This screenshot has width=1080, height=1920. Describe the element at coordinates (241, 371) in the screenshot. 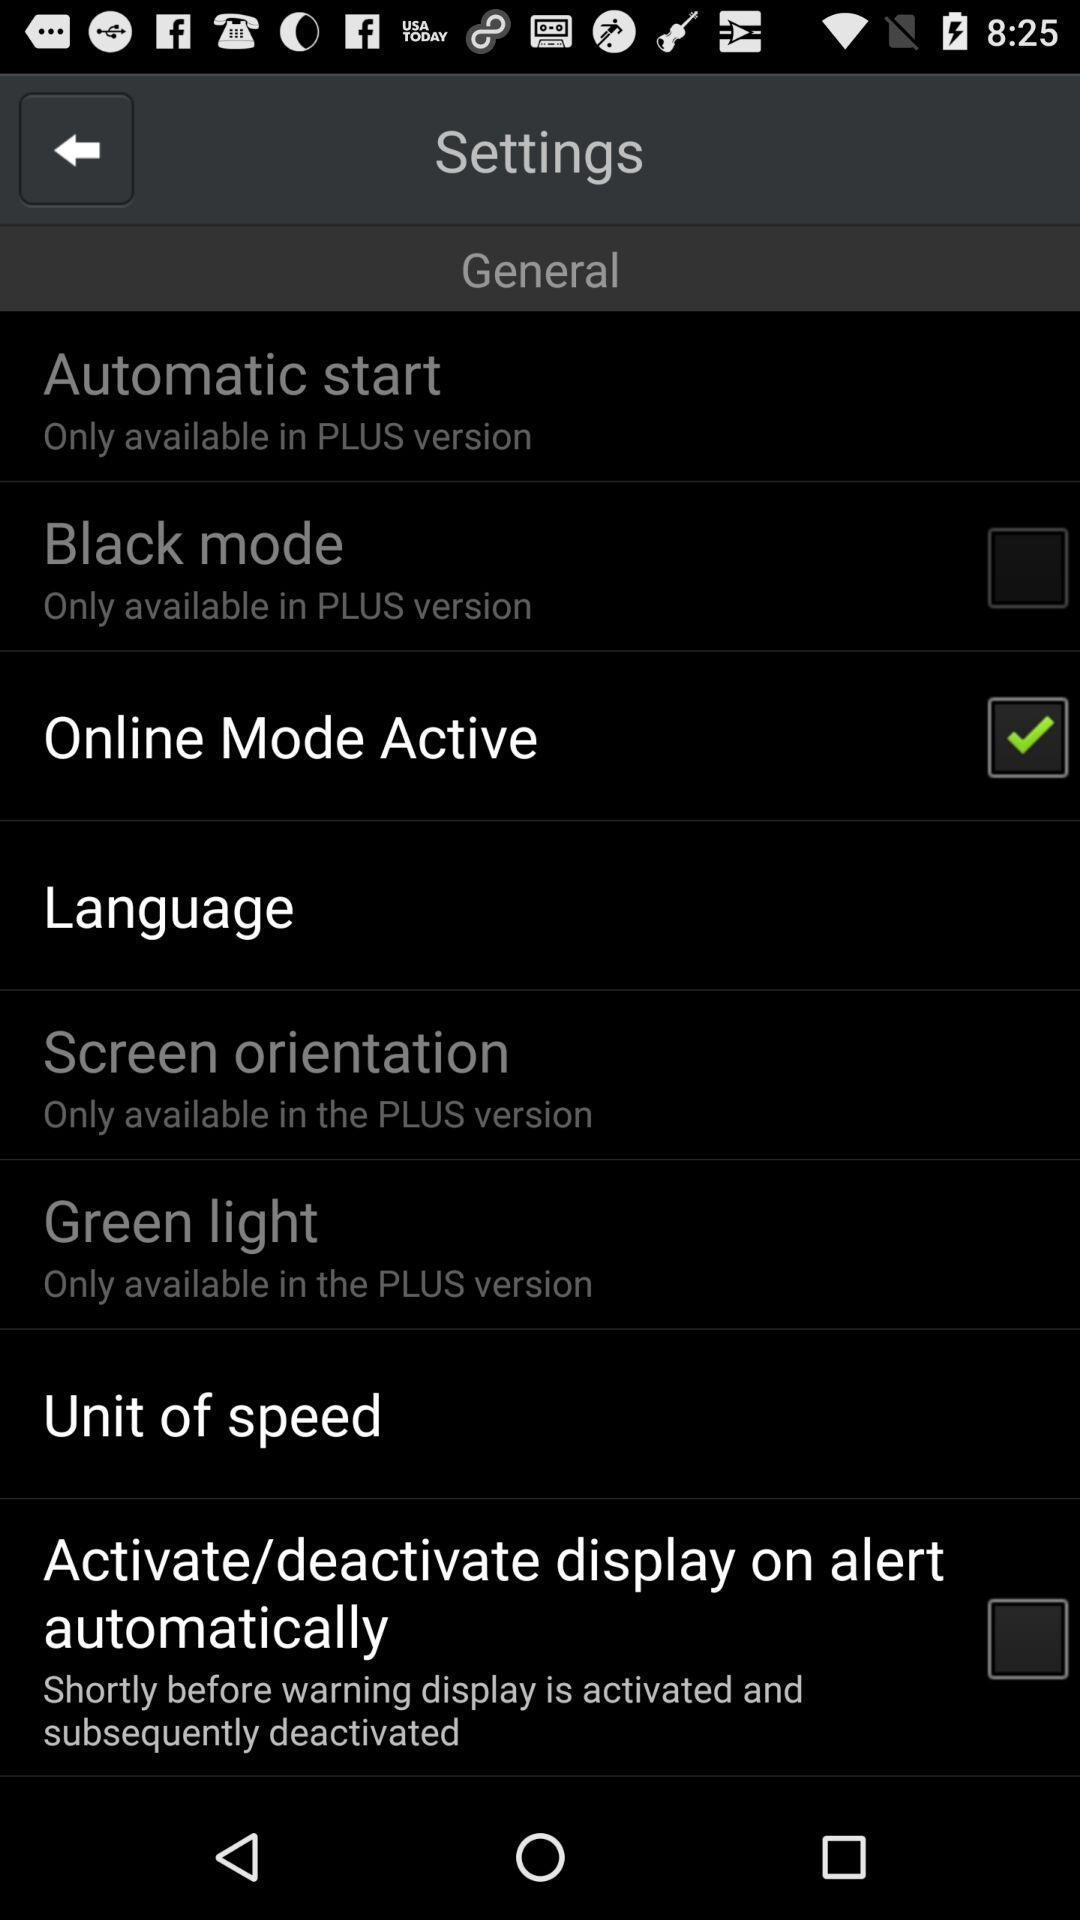

I see `item below the general app` at that location.